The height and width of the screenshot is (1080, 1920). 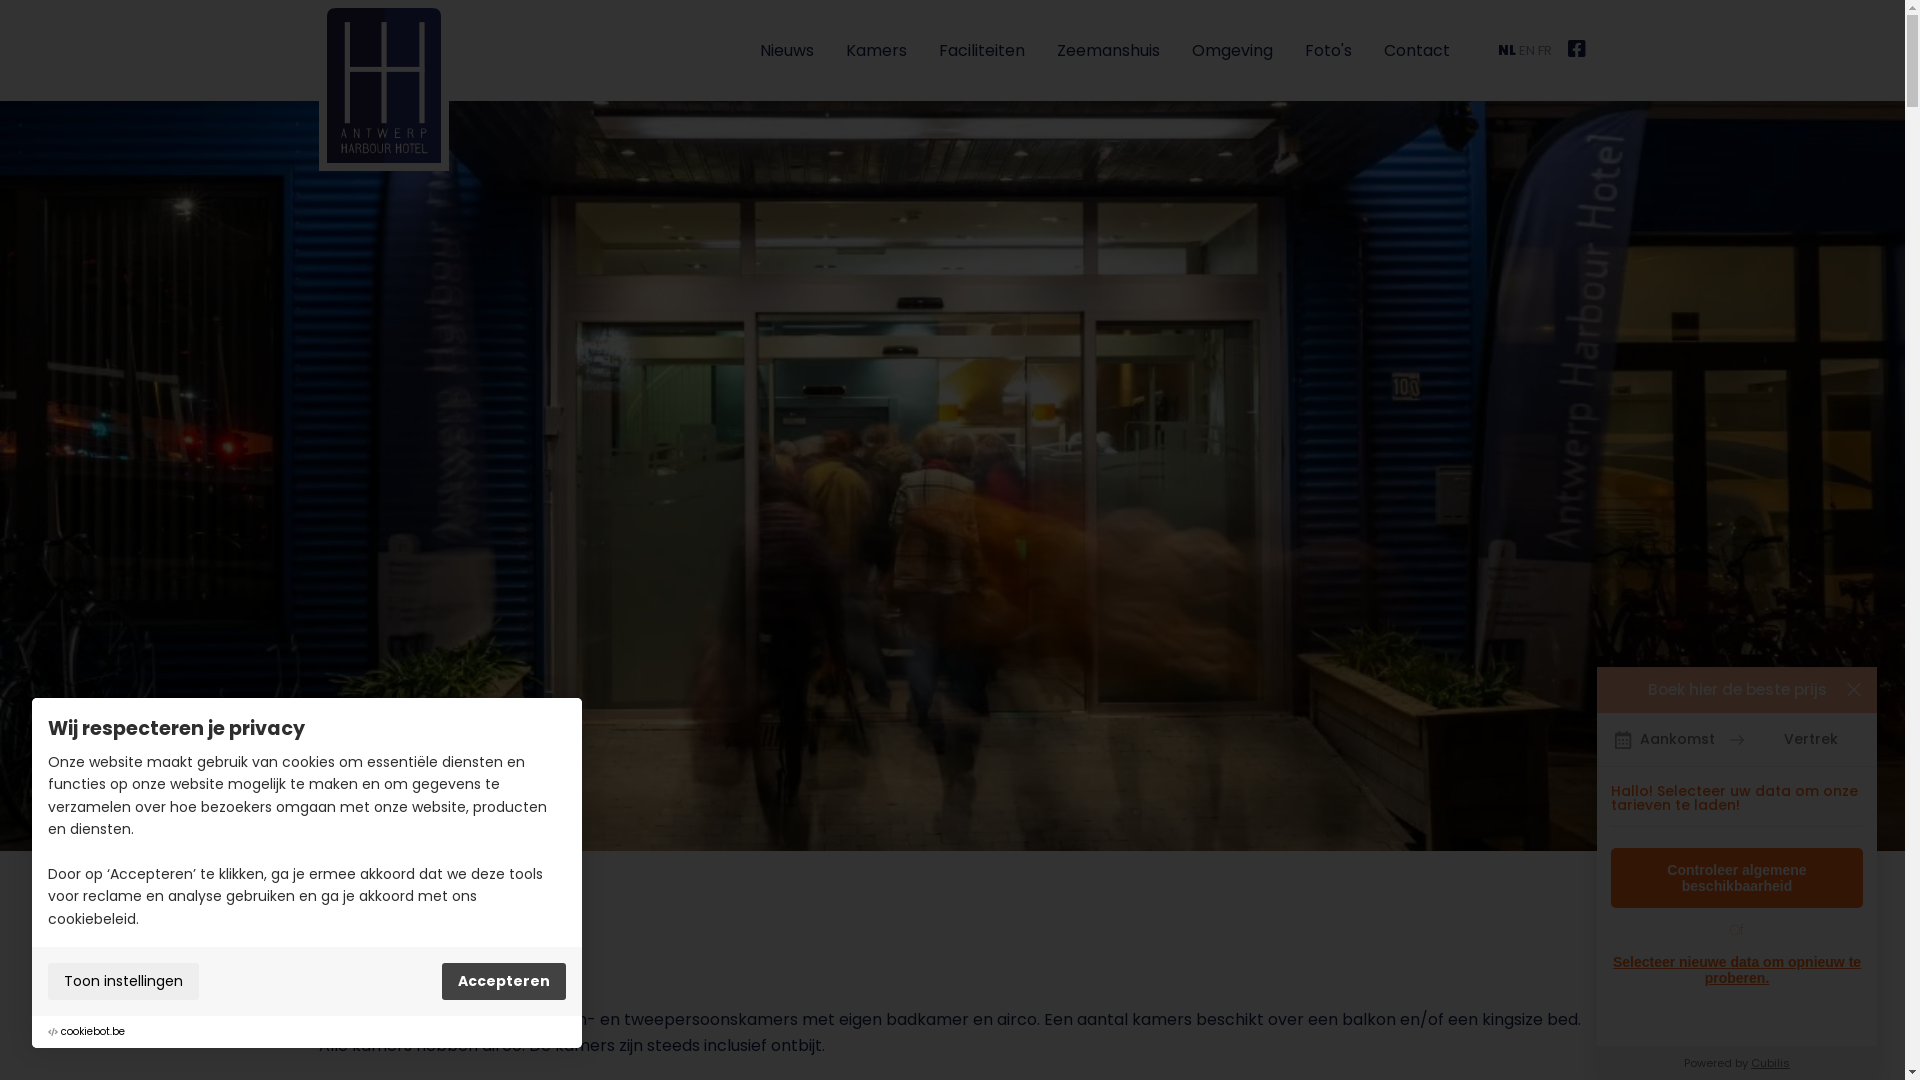 What do you see at coordinates (1415, 49) in the screenshot?
I see `'Contact'` at bounding box center [1415, 49].